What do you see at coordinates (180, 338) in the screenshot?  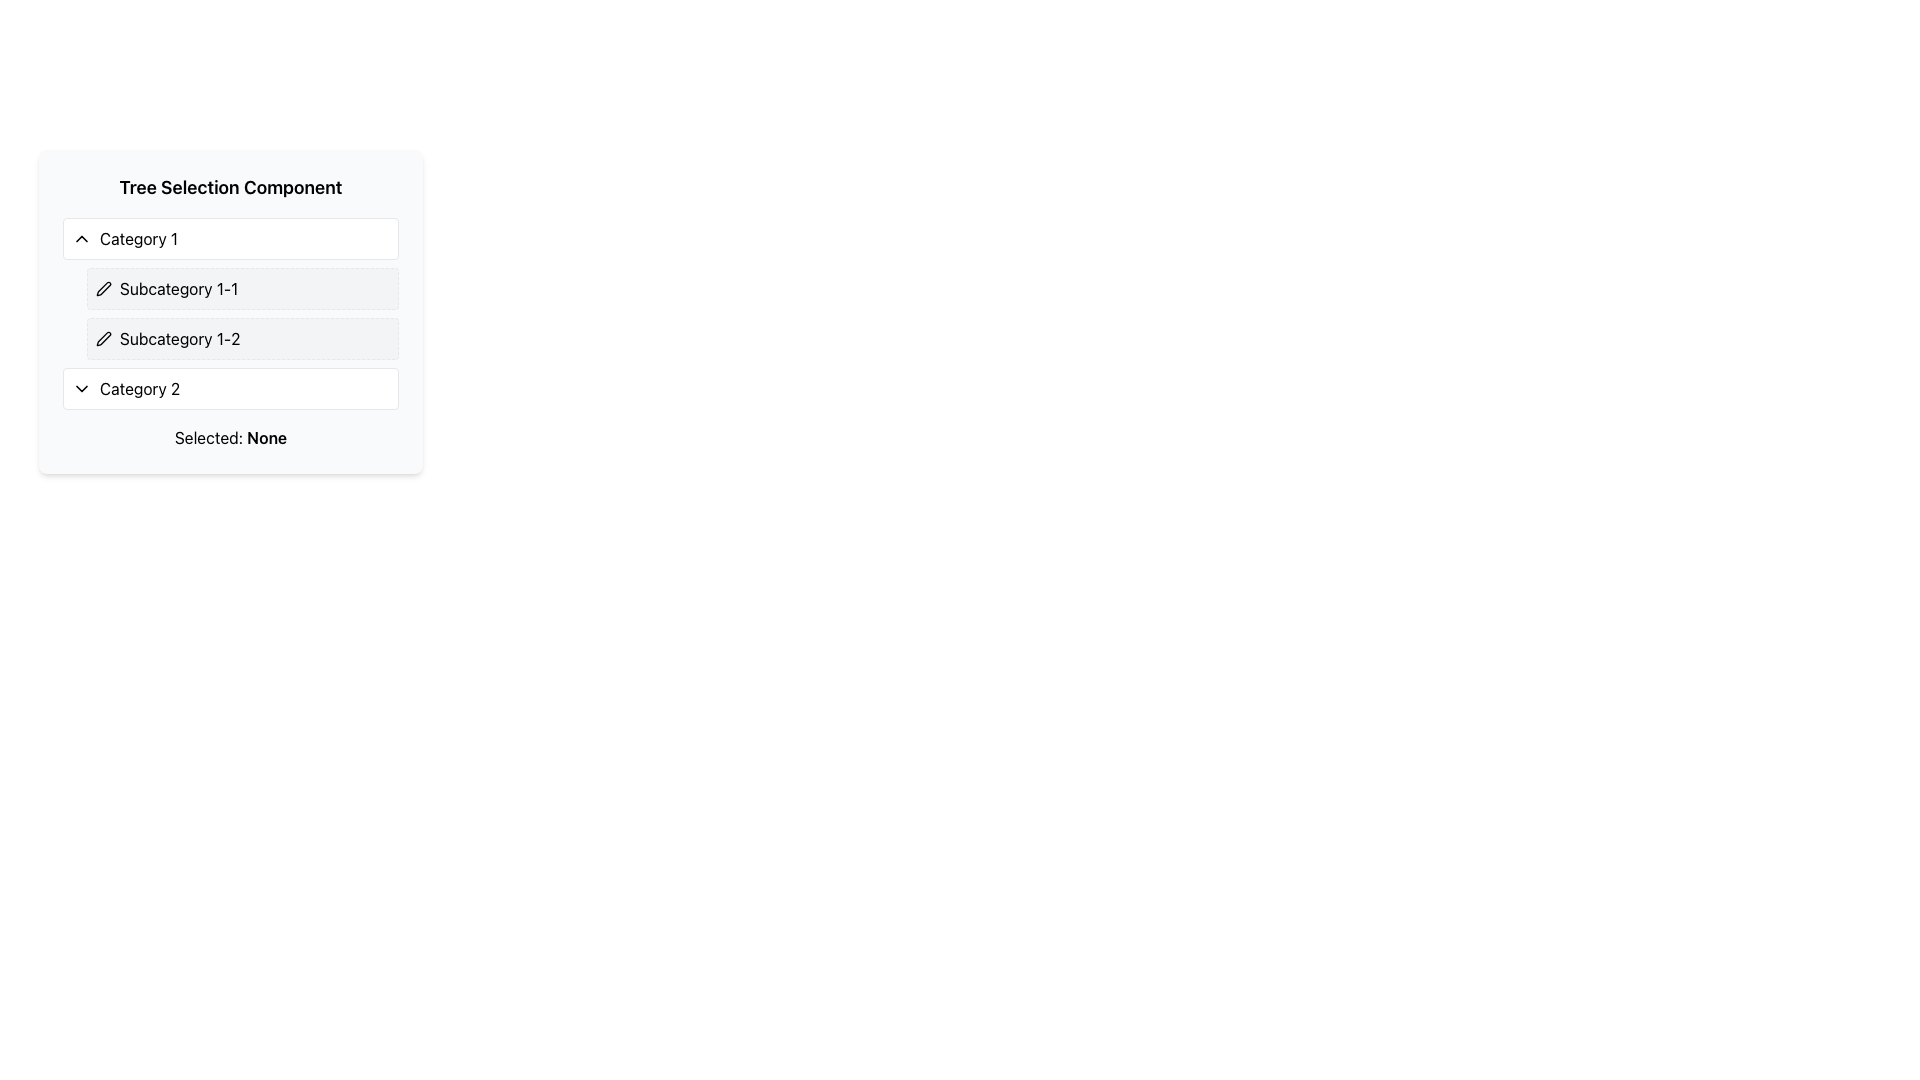 I see `the text label displaying 'Subcategory 1-2'` at bounding box center [180, 338].